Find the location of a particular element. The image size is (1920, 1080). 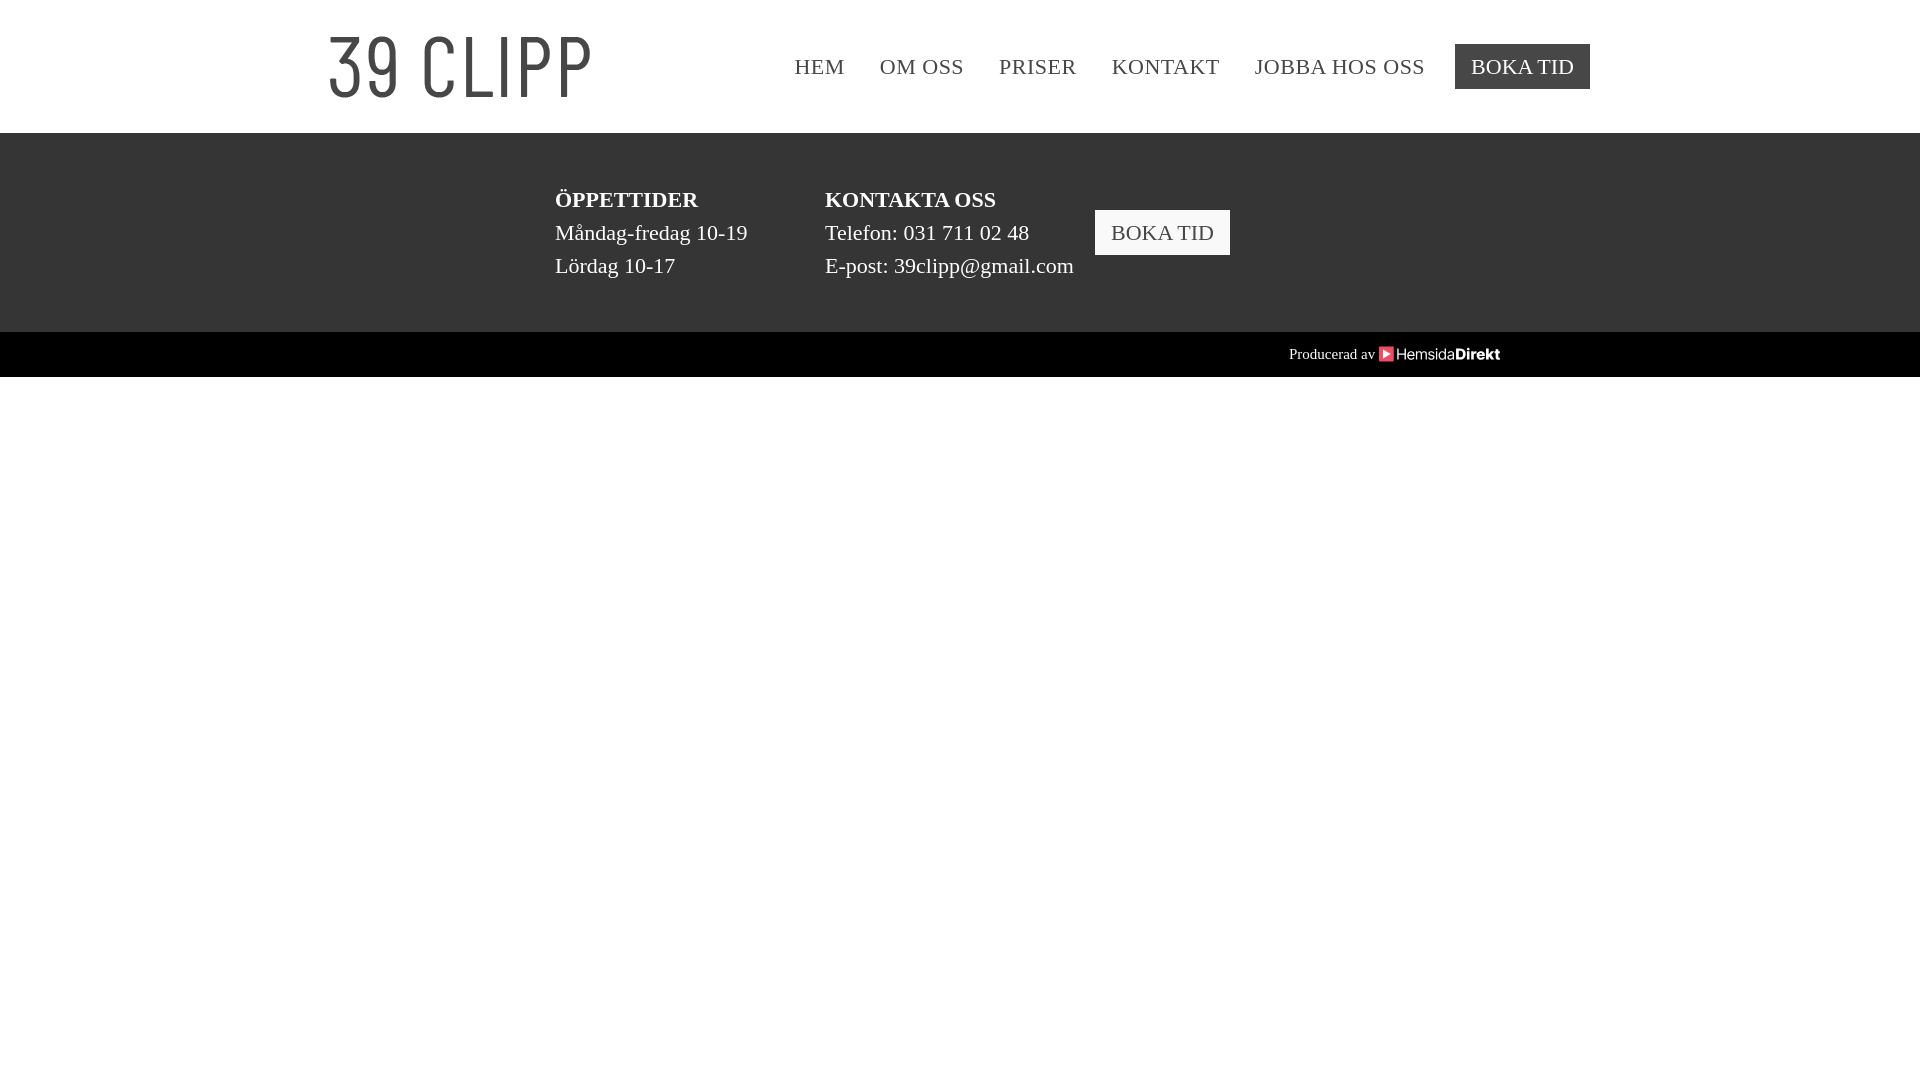

'KONTAKT' is located at coordinates (1148, 65).